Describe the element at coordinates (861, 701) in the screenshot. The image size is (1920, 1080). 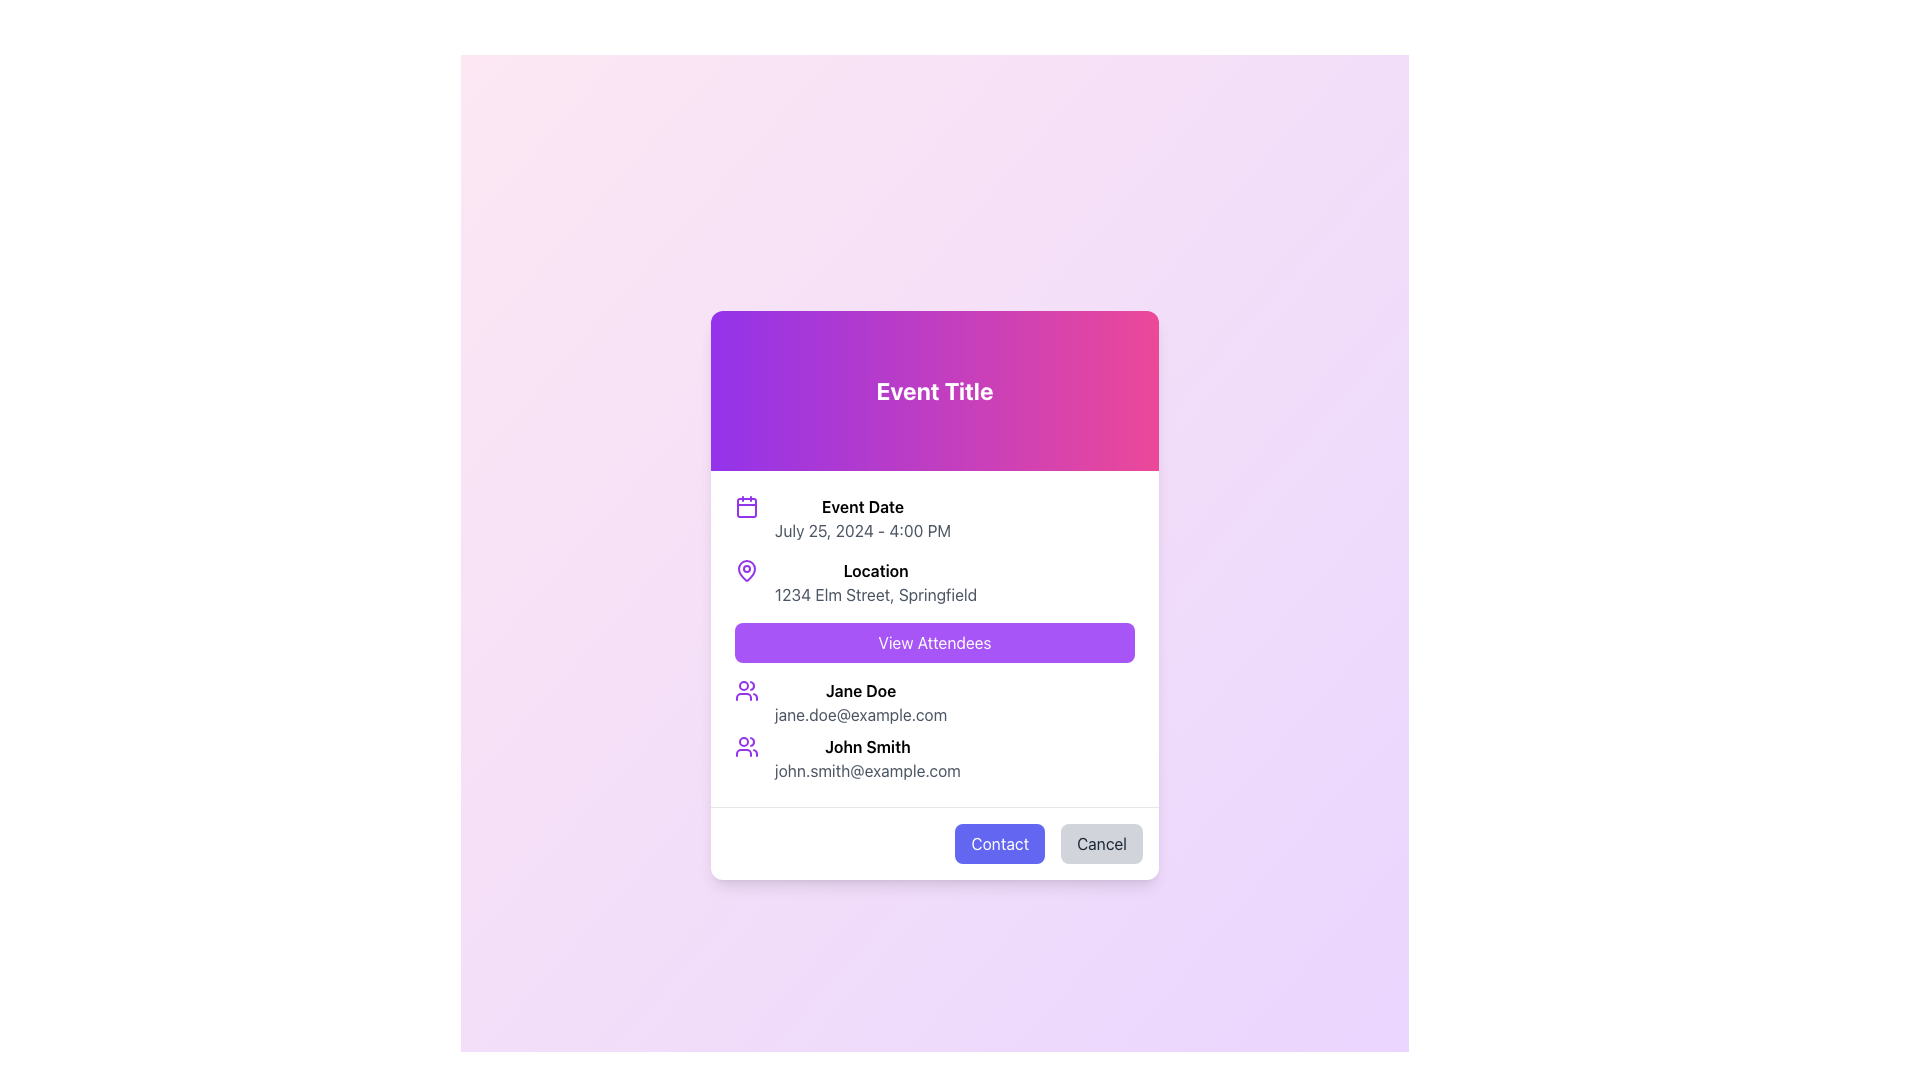
I see `the Text block containing contact information (name and email) located in the middle area of the dialog, positioned as the first item after the 'View Attendees' button` at that location.